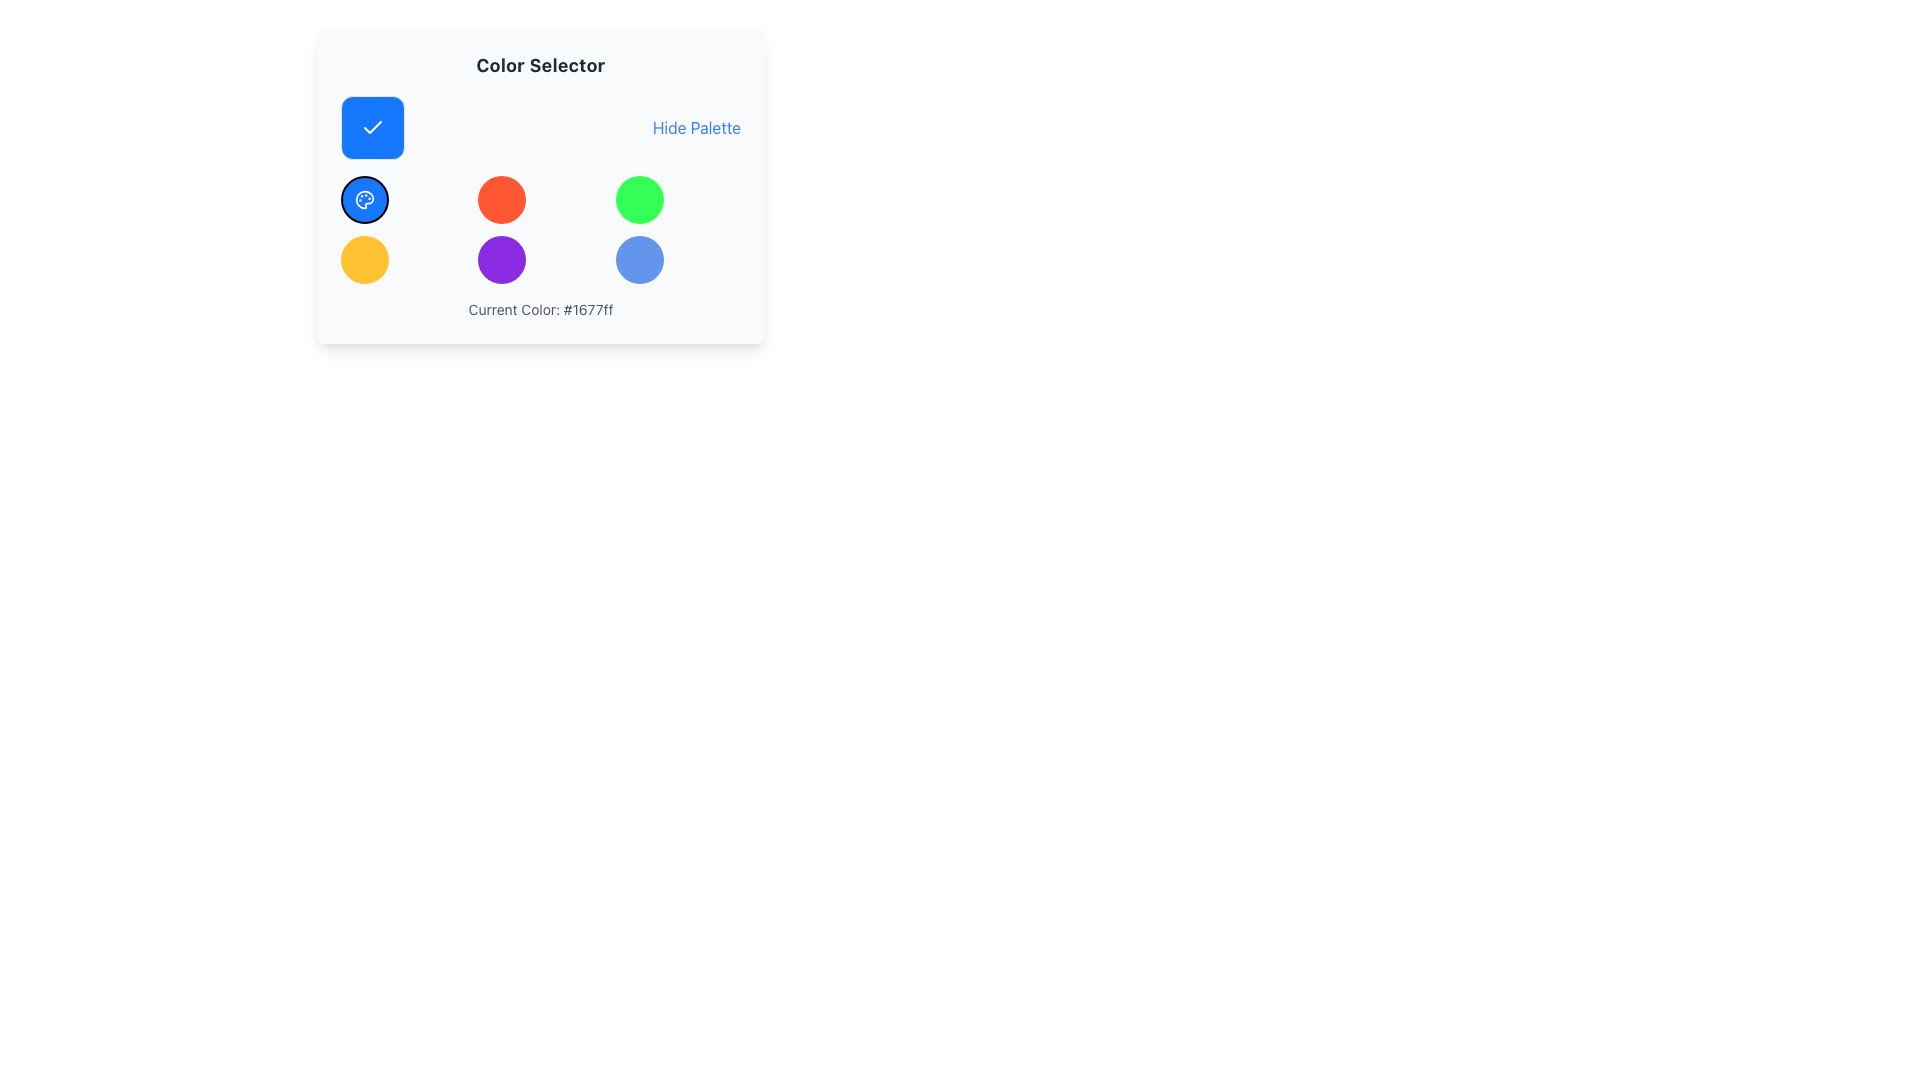 This screenshot has width=1920, height=1080. I want to click on the circular button with a light blue background located at the bottom-right corner of the 3x3 grid in the color palette section, so click(638, 258).